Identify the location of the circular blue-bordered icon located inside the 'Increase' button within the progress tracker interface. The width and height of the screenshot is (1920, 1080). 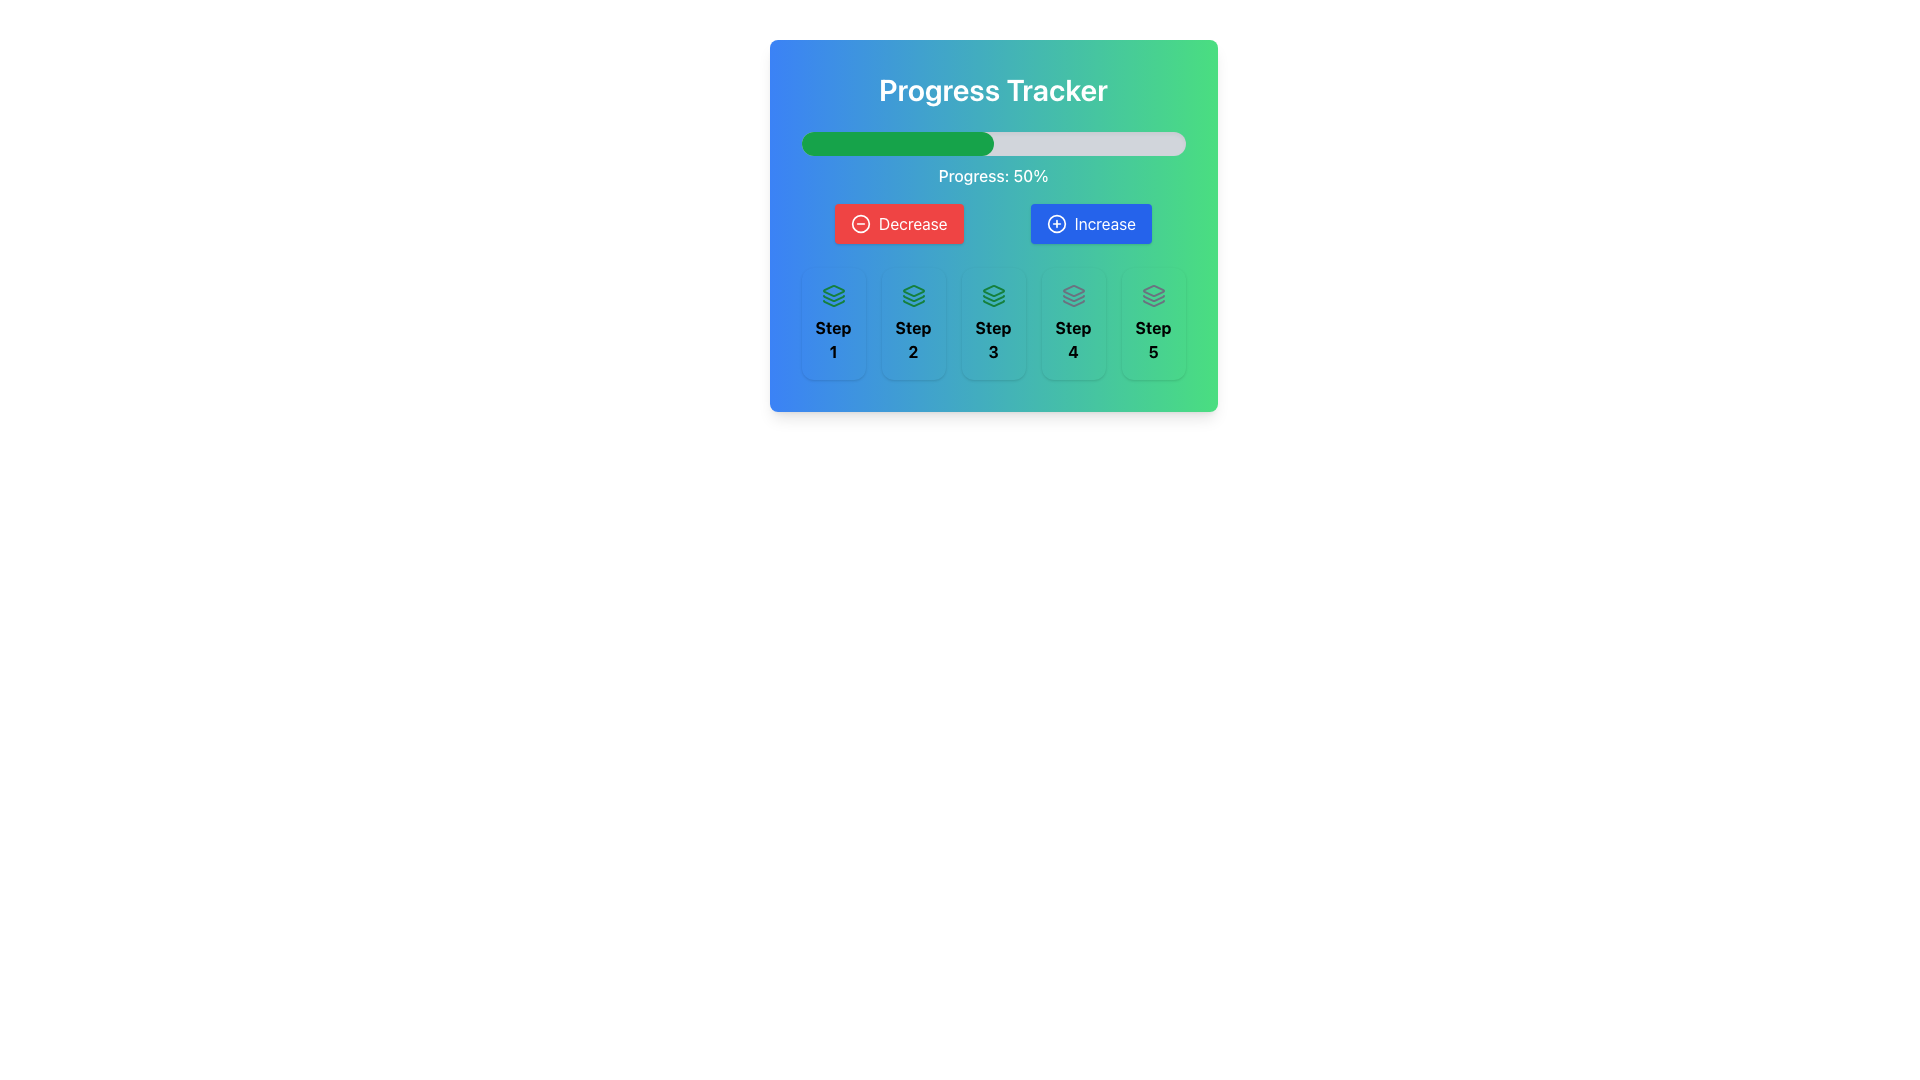
(1055, 223).